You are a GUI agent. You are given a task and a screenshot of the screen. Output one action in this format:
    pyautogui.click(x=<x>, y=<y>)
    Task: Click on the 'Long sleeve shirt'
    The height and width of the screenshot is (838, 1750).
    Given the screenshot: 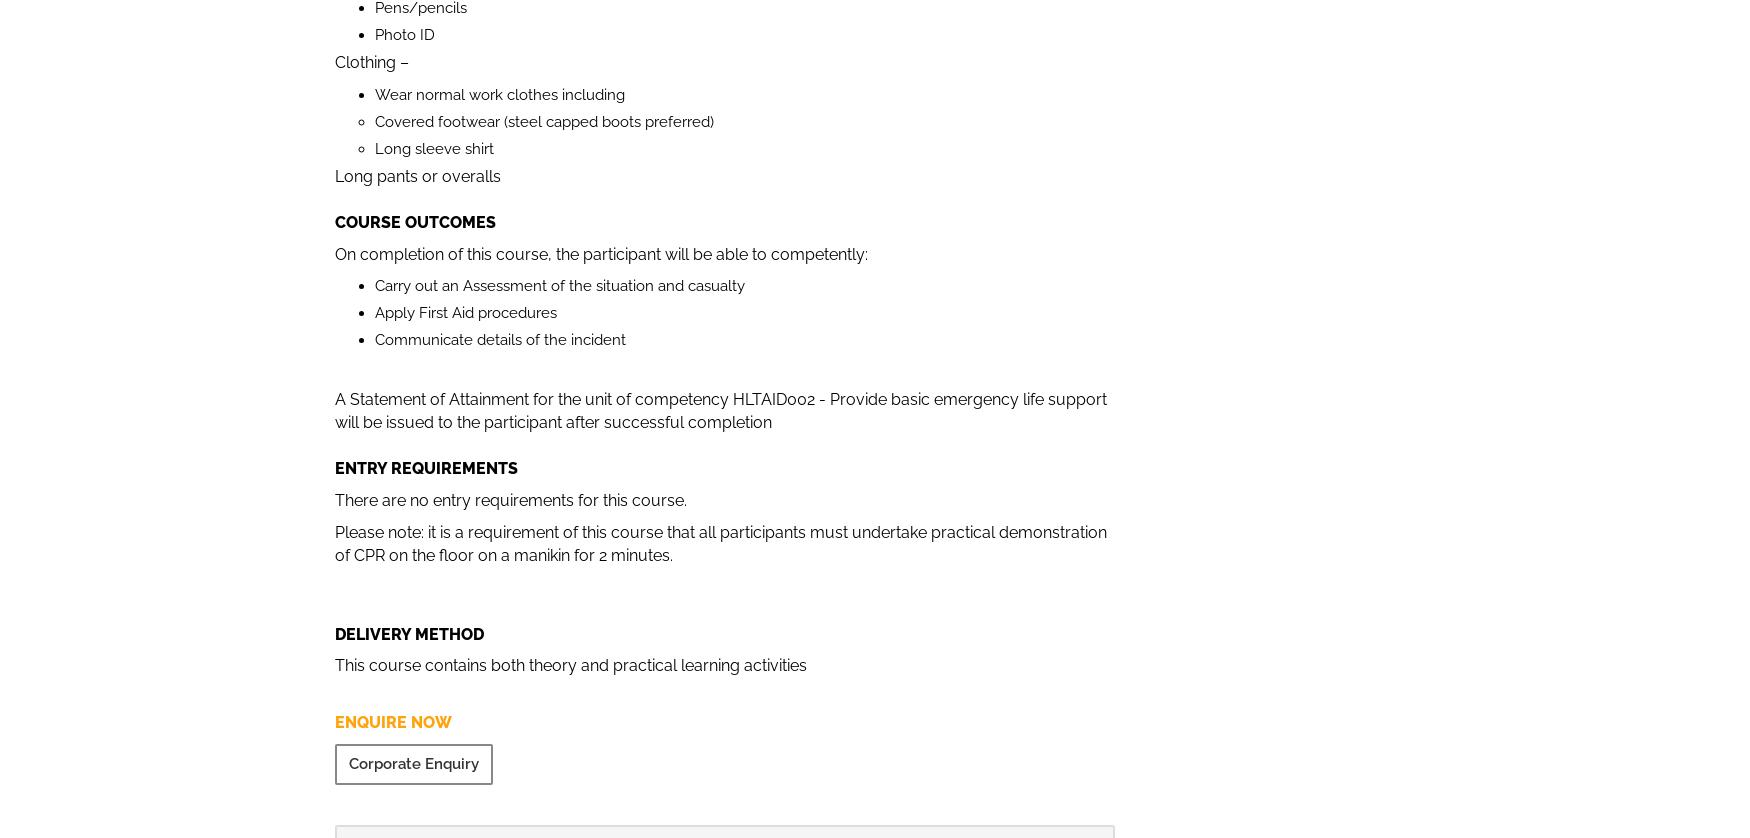 What is the action you would take?
    pyautogui.click(x=433, y=147)
    